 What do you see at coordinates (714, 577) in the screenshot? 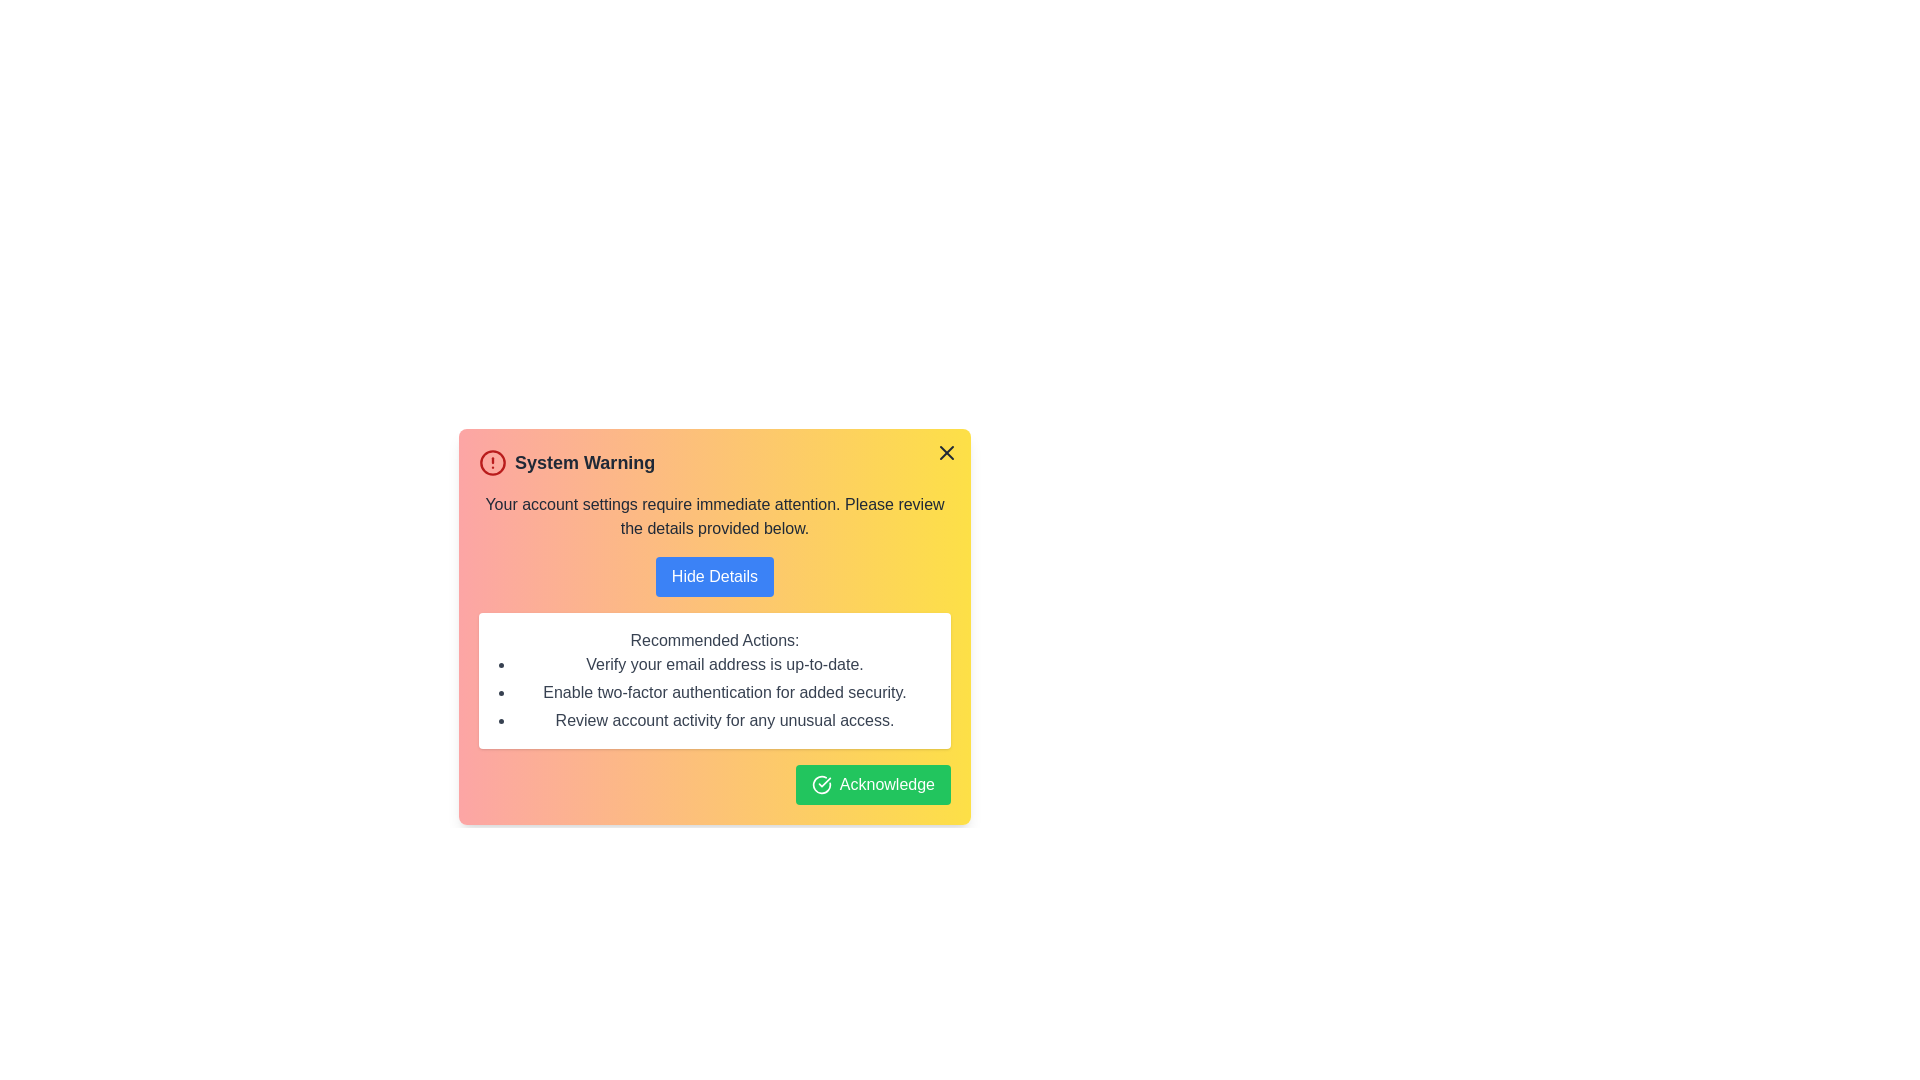
I see `the 'Hide Details' button to toggle the visibility of the details section` at bounding box center [714, 577].